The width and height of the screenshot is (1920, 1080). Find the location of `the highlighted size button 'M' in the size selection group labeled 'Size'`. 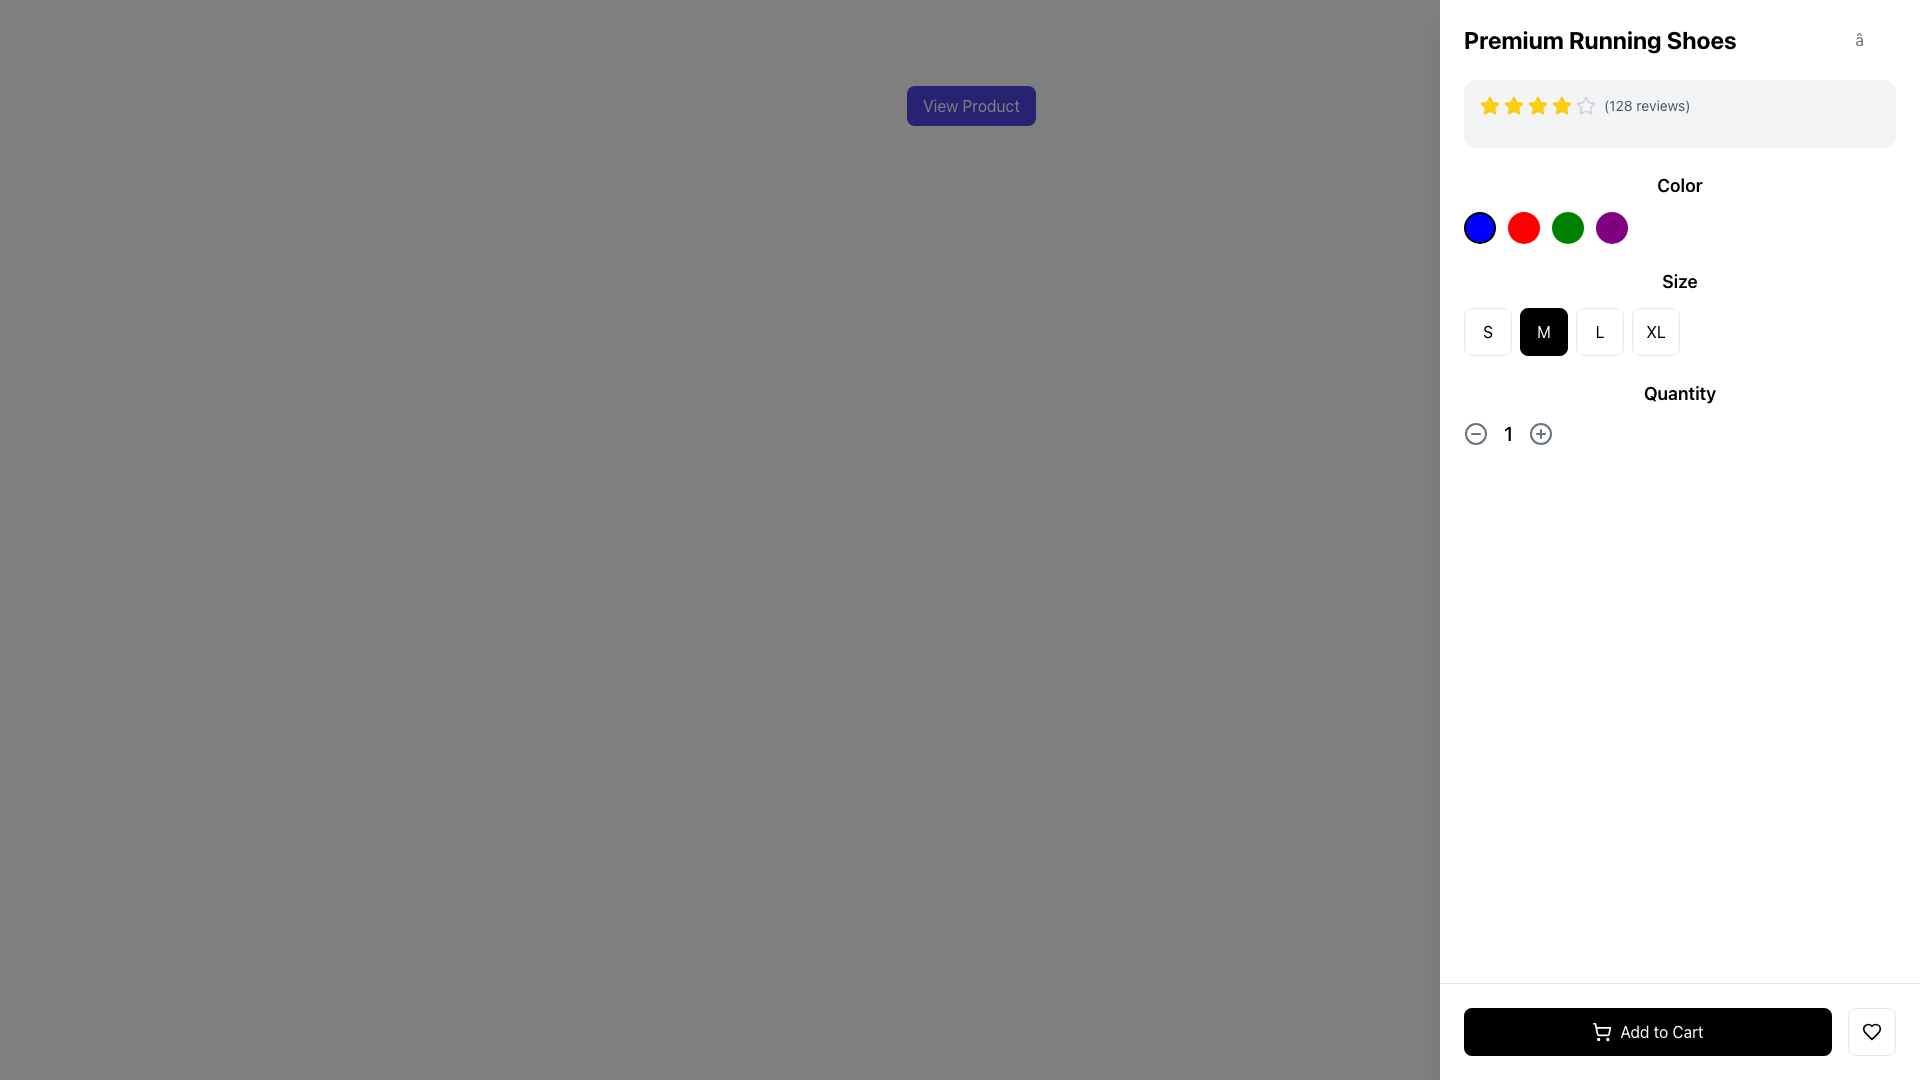

the highlighted size button 'M' in the size selection group labeled 'Size' is located at coordinates (1680, 312).